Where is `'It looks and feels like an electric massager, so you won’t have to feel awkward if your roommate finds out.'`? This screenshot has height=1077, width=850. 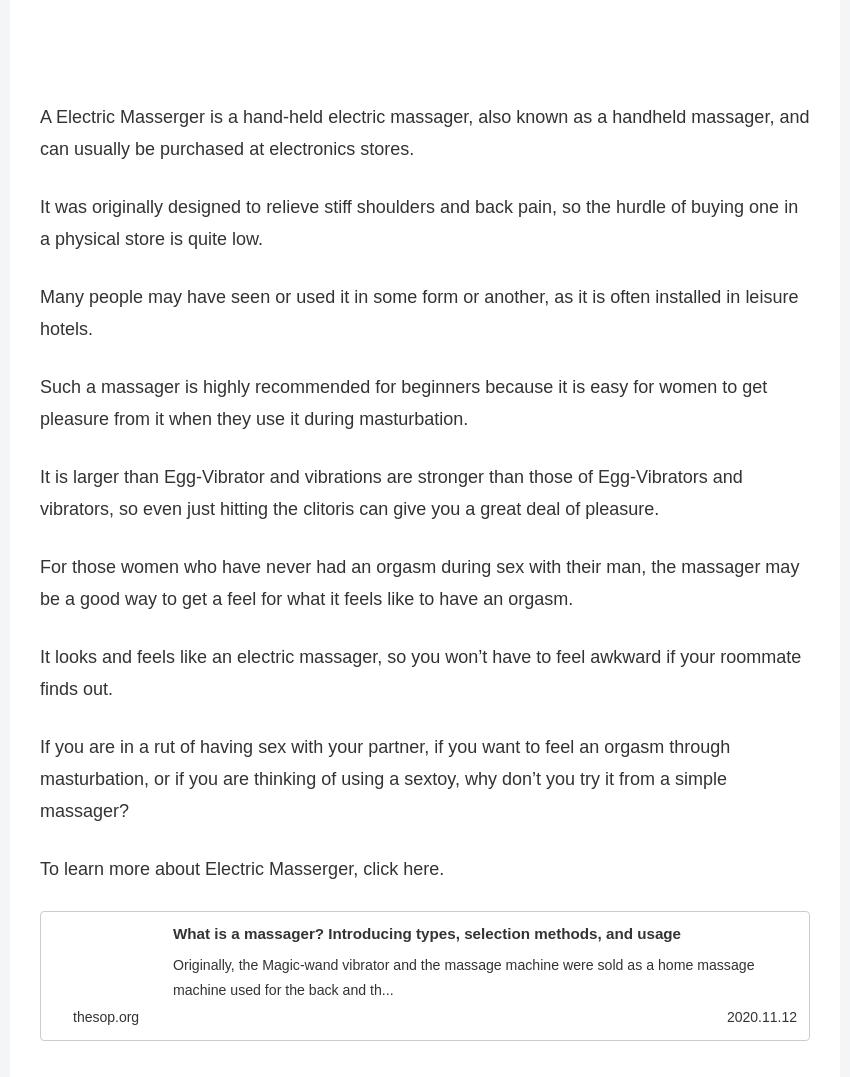 'It looks and feels like an electric massager, so you won’t have to feel awkward if your roommate finds out.' is located at coordinates (39, 679).